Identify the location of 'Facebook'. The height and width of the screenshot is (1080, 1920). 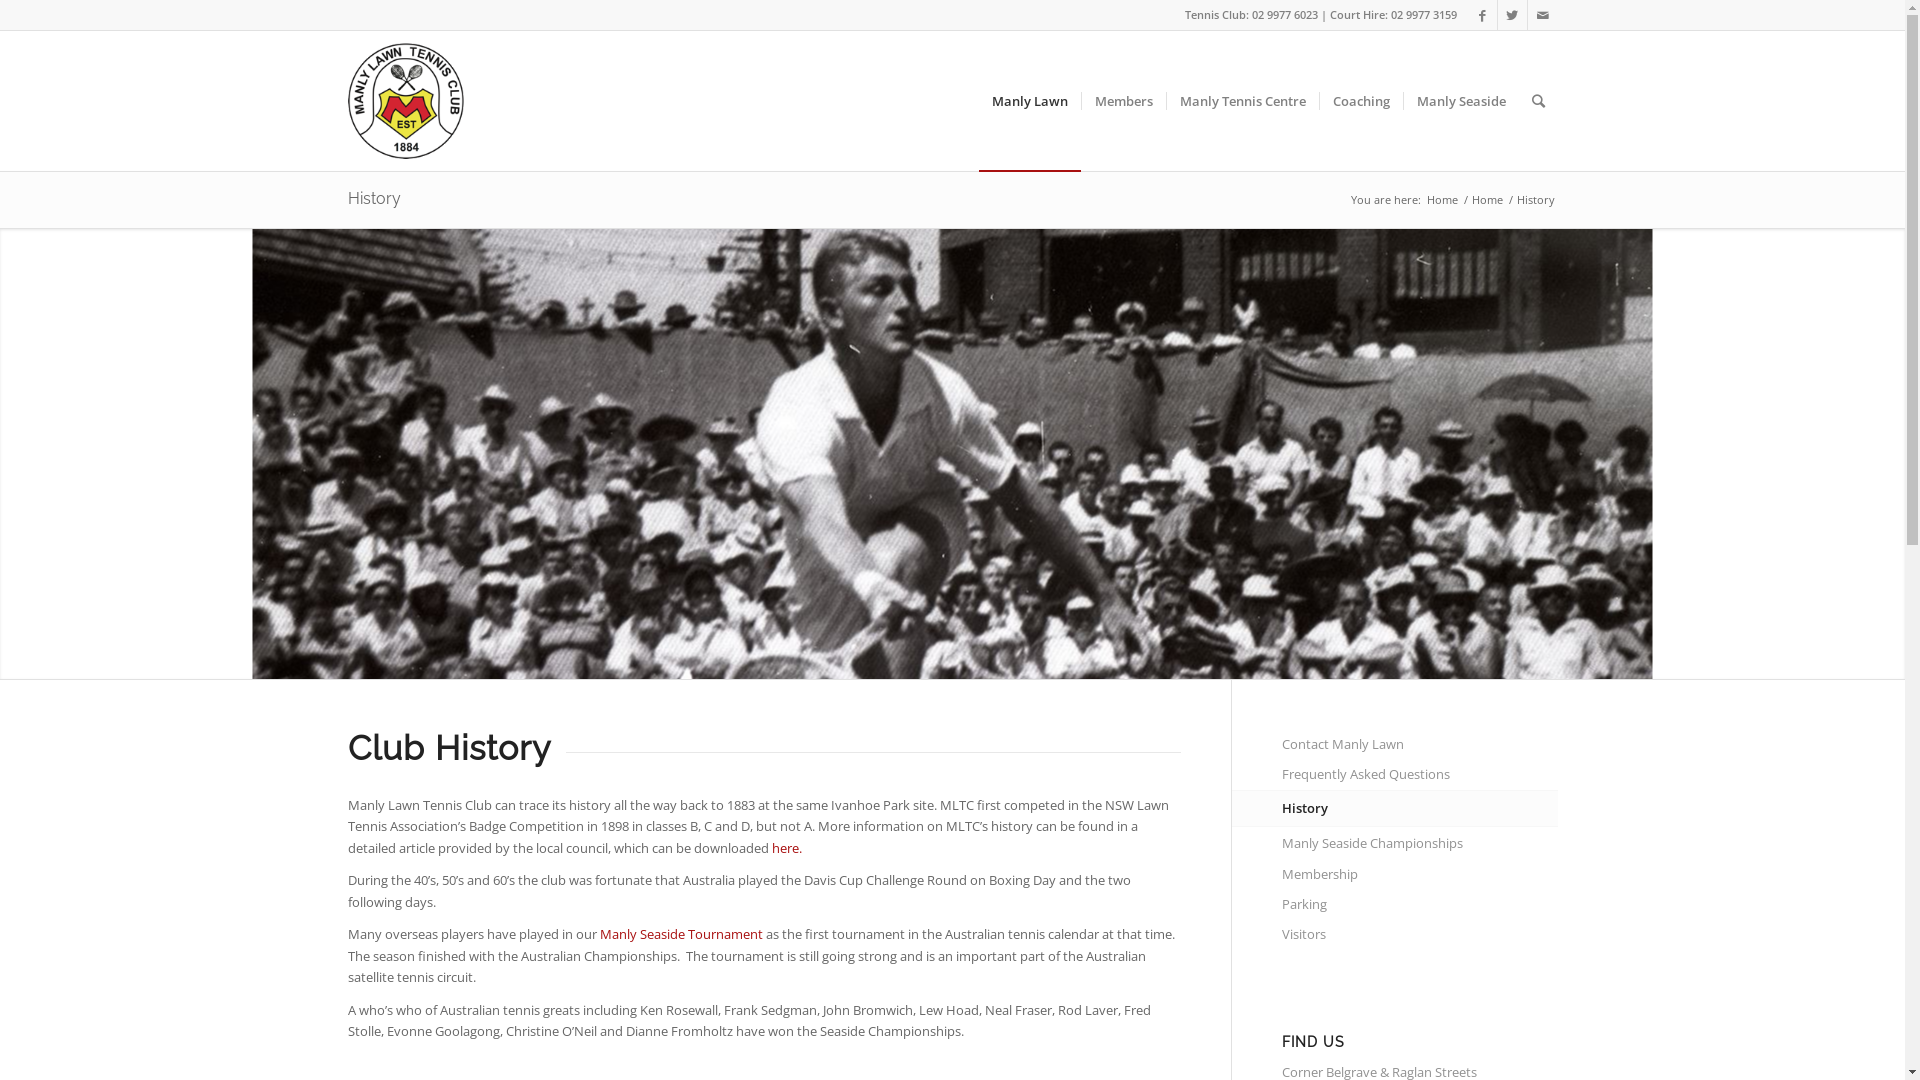
(1482, 15).